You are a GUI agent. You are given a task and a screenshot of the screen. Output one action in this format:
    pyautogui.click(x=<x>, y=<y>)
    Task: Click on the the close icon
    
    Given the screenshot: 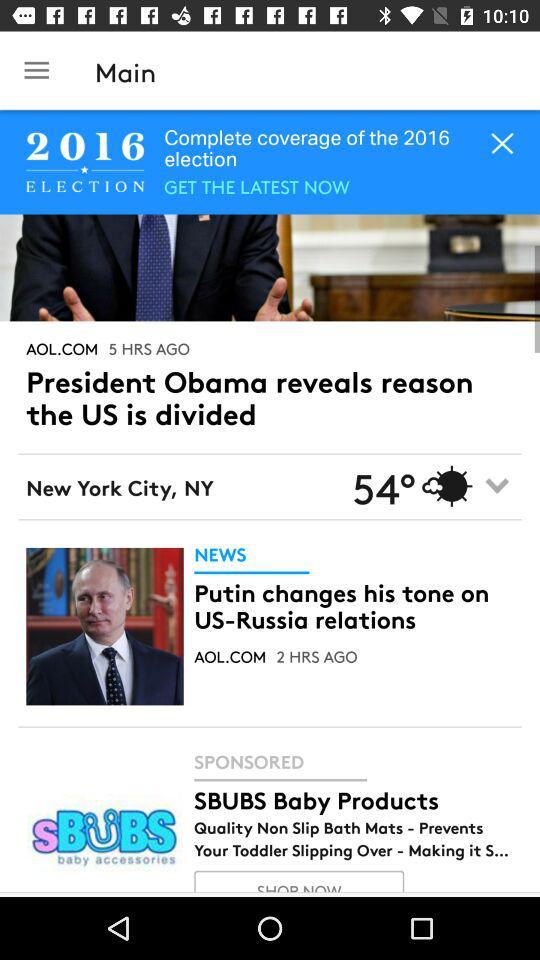 What is the action you would take?
    pyautogui.click(x=501, y=144)
    